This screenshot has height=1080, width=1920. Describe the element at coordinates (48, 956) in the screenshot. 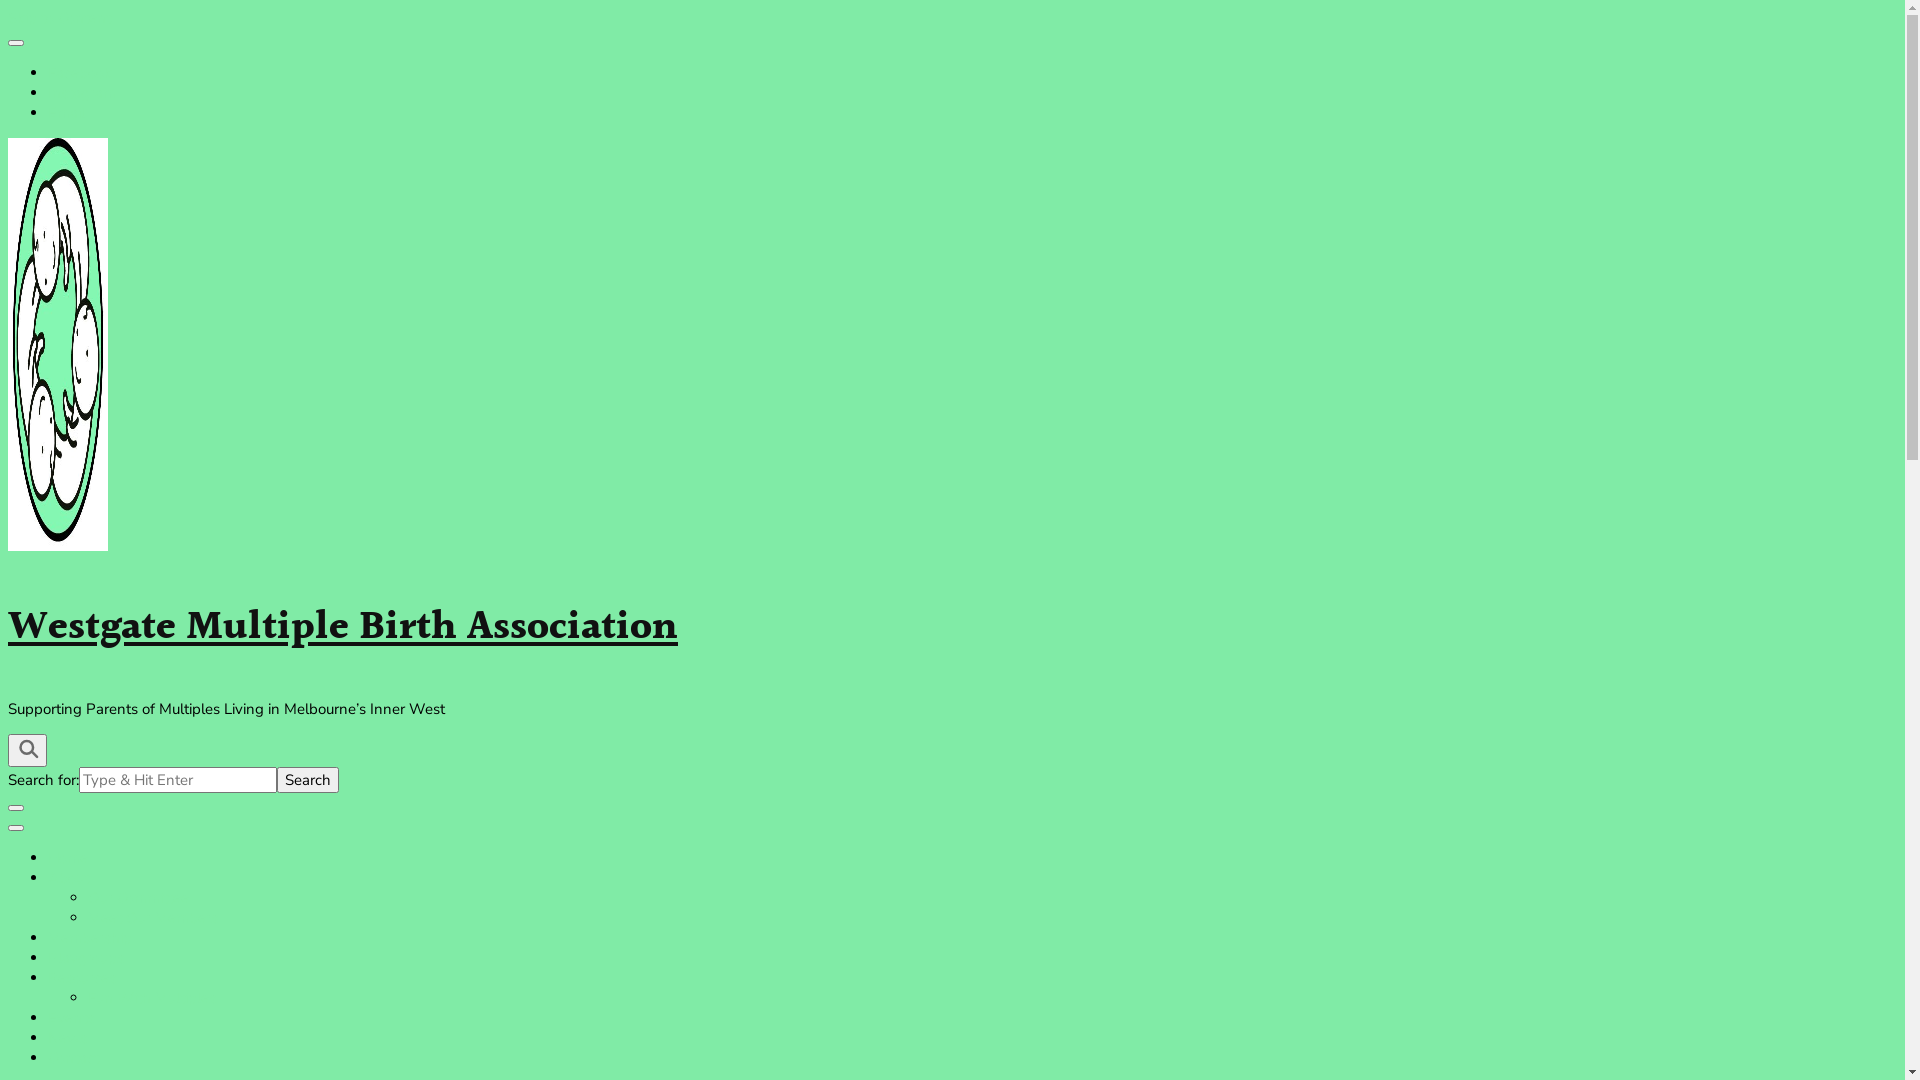

I see `'Playgroups'` at that location.